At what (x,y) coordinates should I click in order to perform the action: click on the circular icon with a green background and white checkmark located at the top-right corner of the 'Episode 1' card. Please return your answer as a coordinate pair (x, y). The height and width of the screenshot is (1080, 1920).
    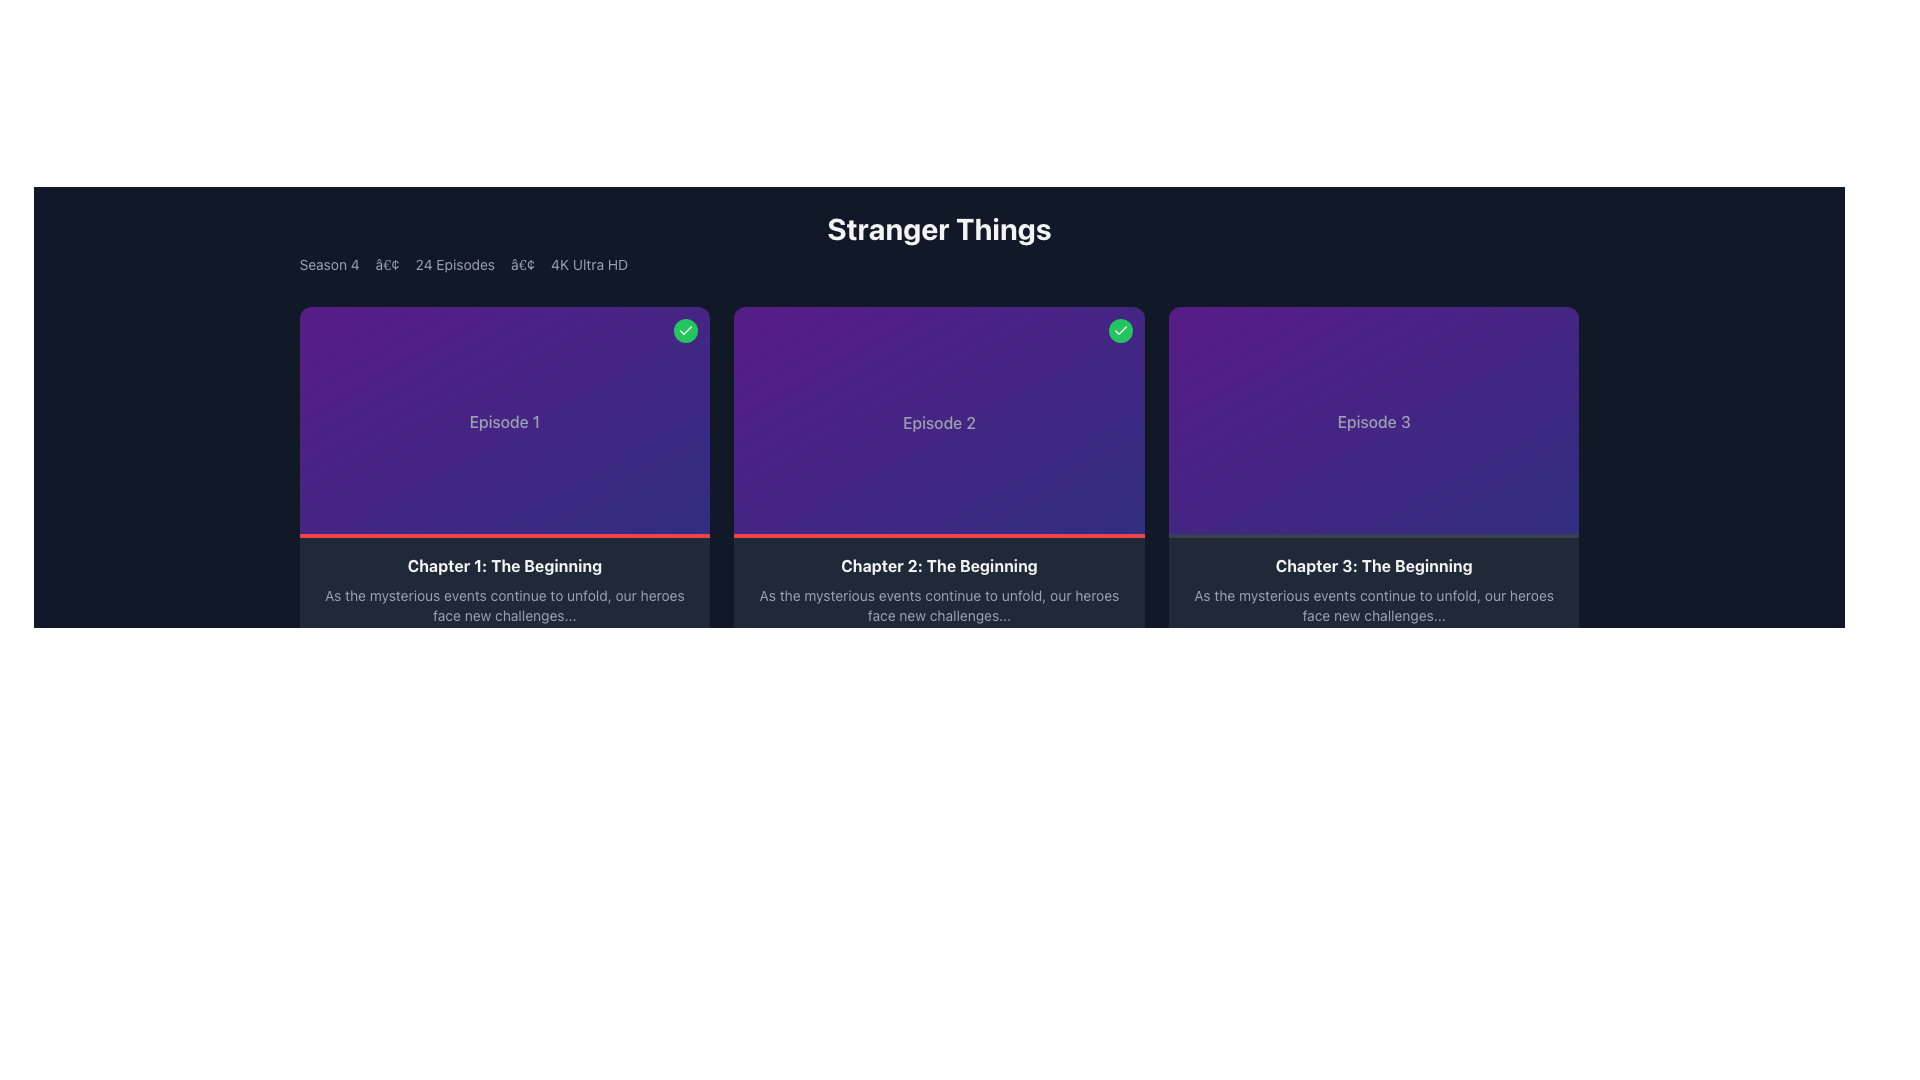
    Looking at the image, I should click on (686, 330).